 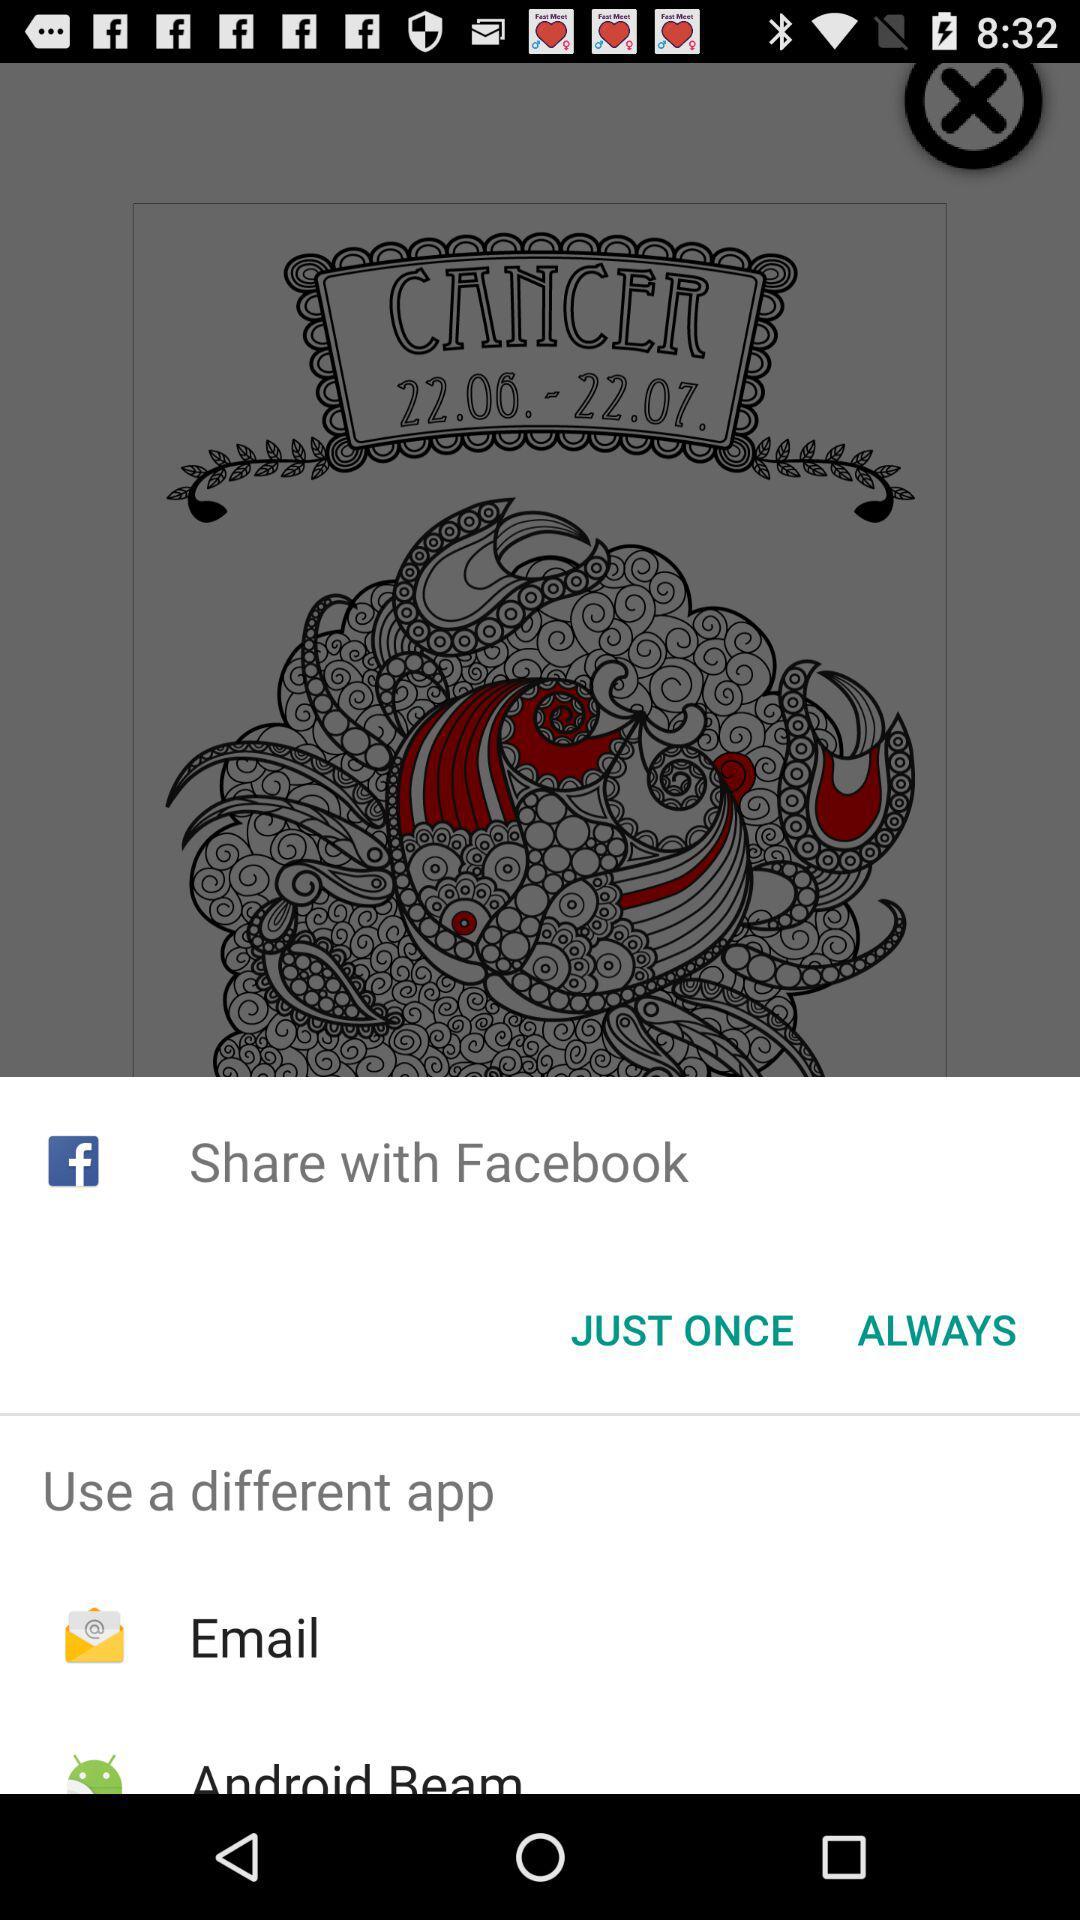 What do you see at coordinates (253, 1636) in the screenshot?
I see `item above android beam item` at bounding box center [253, 1636].